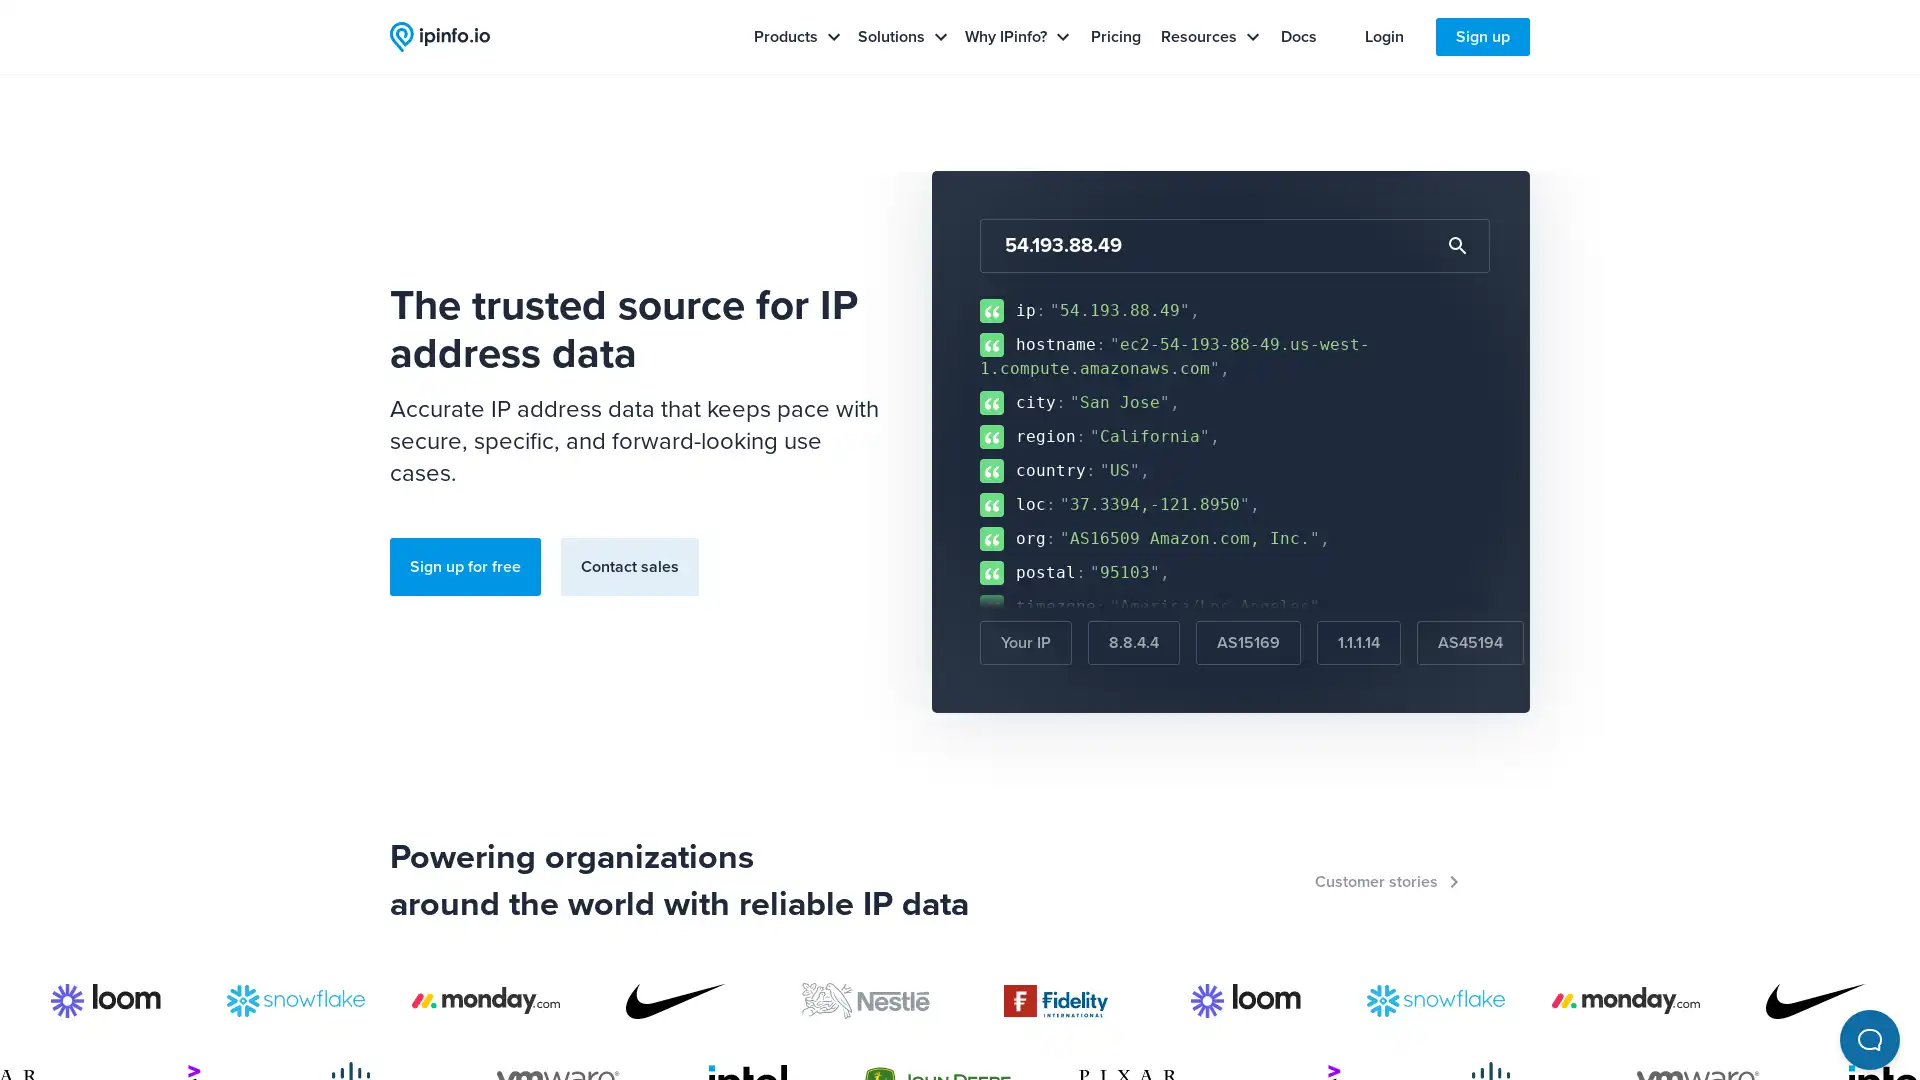  I want to click on Solutions, so click(902, 37).